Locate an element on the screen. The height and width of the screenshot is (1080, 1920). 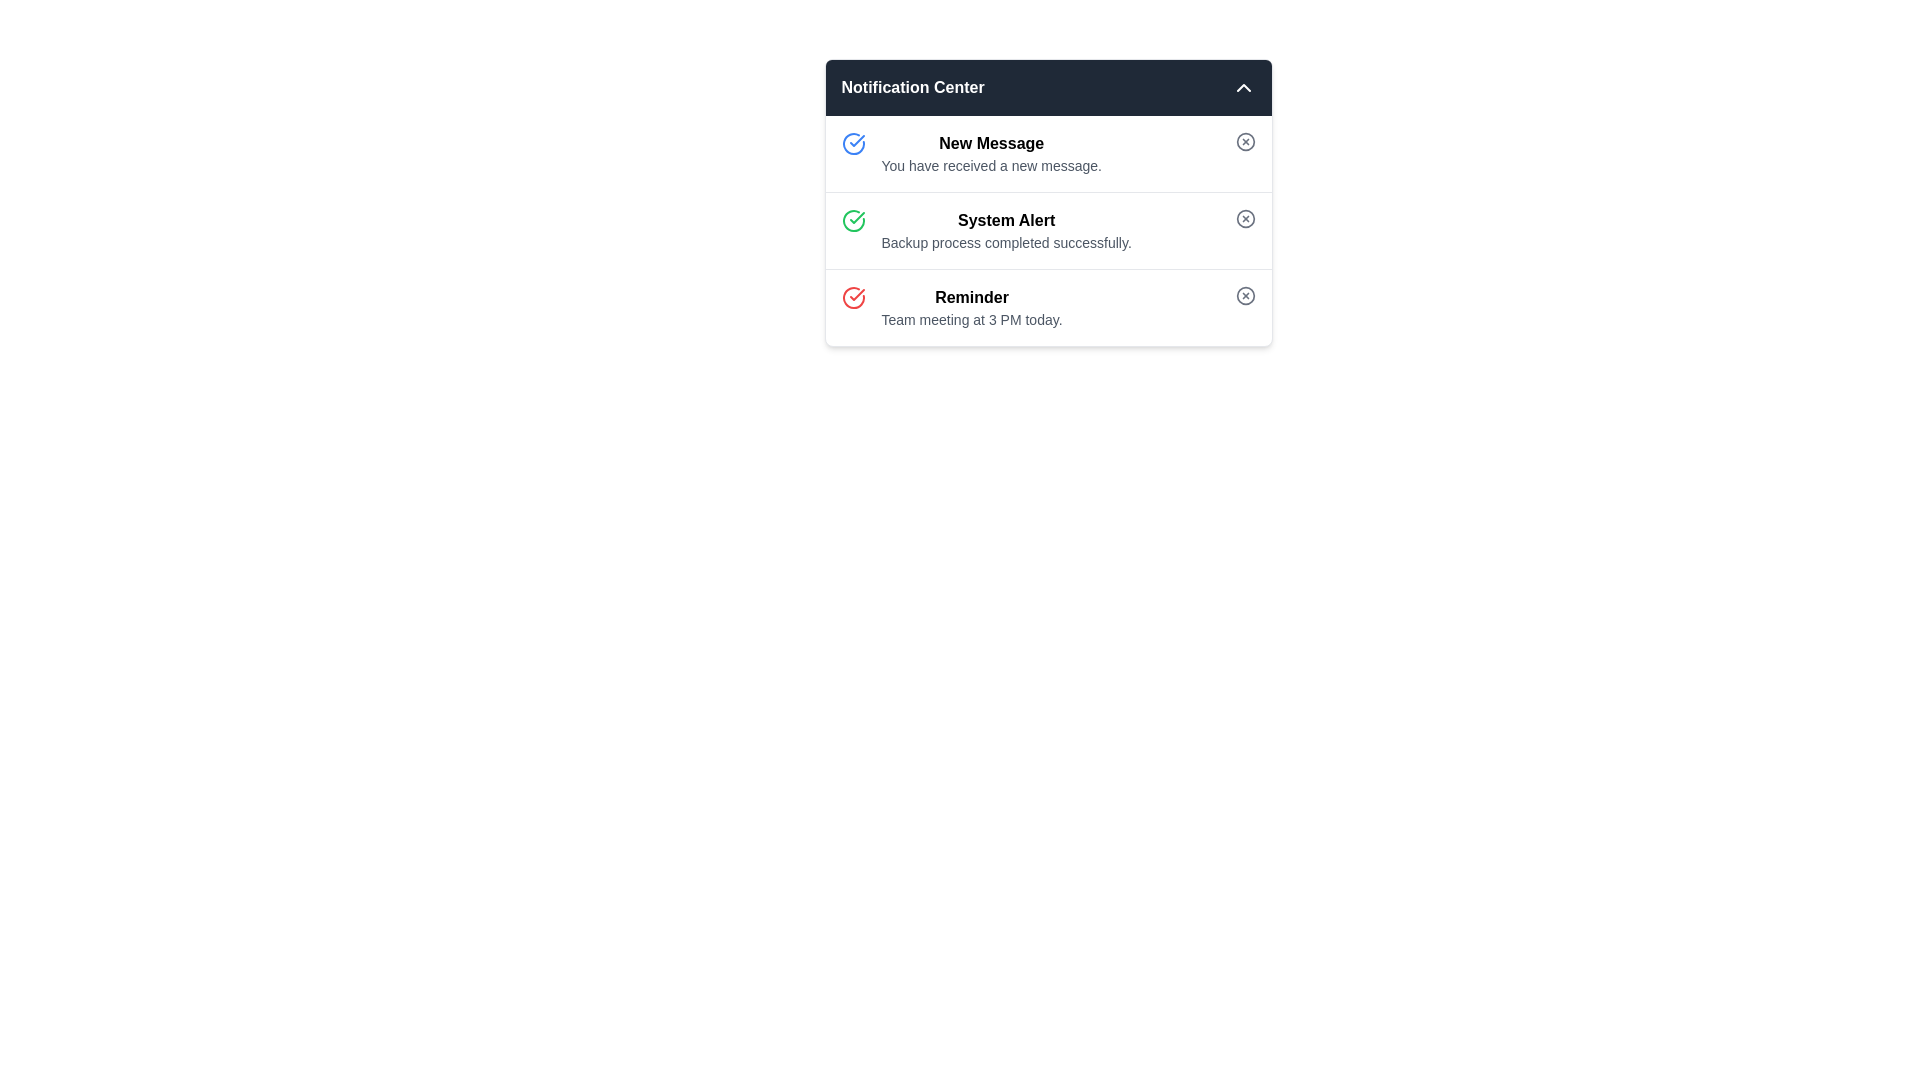
the non-interactive status icon for the 'System Alert' notification, which is positioned to the left of the notification's title and description text is located at coordinates (857, 218).